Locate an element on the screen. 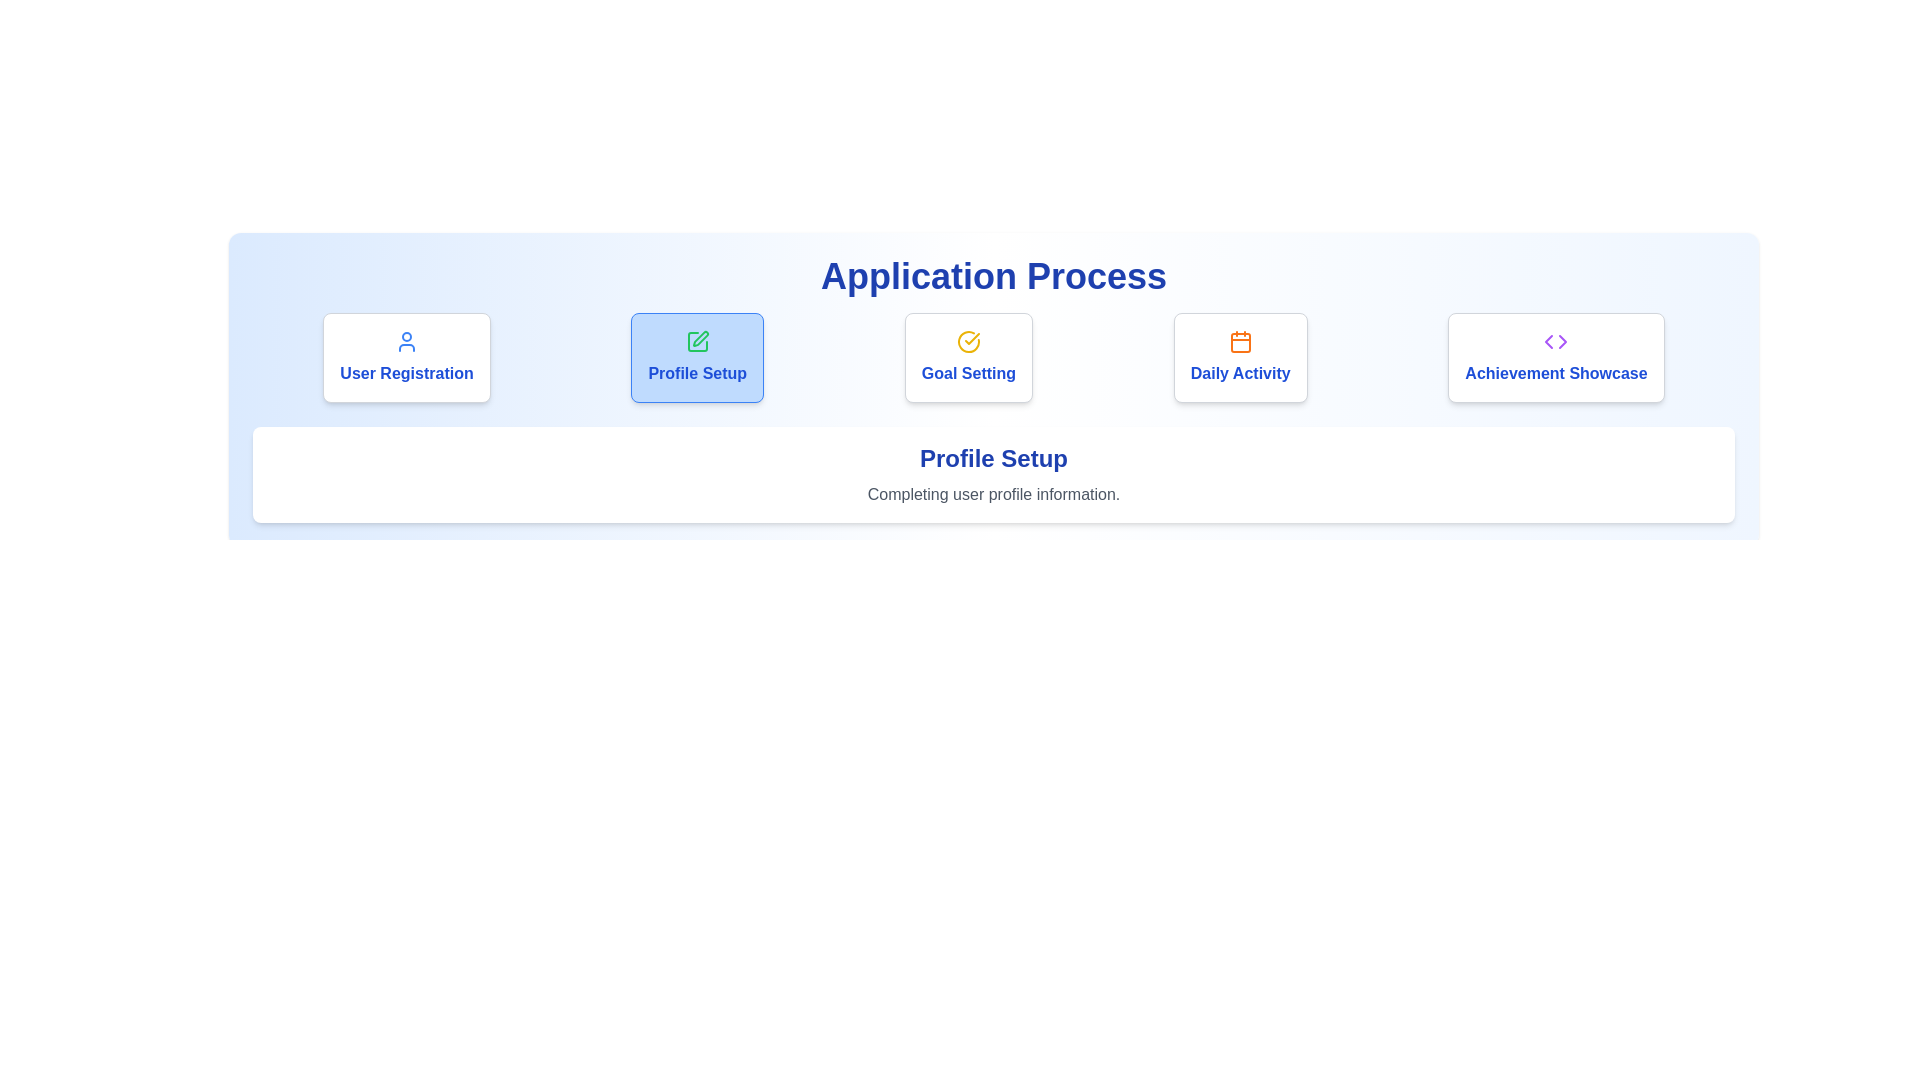 Image resolution: width=1920 pixels, height=1080 pixels. the details of the 'Daily Activity' icon, which serves as a visual indicator for the calendar or schedule section is located at coordinates (1239, 341).